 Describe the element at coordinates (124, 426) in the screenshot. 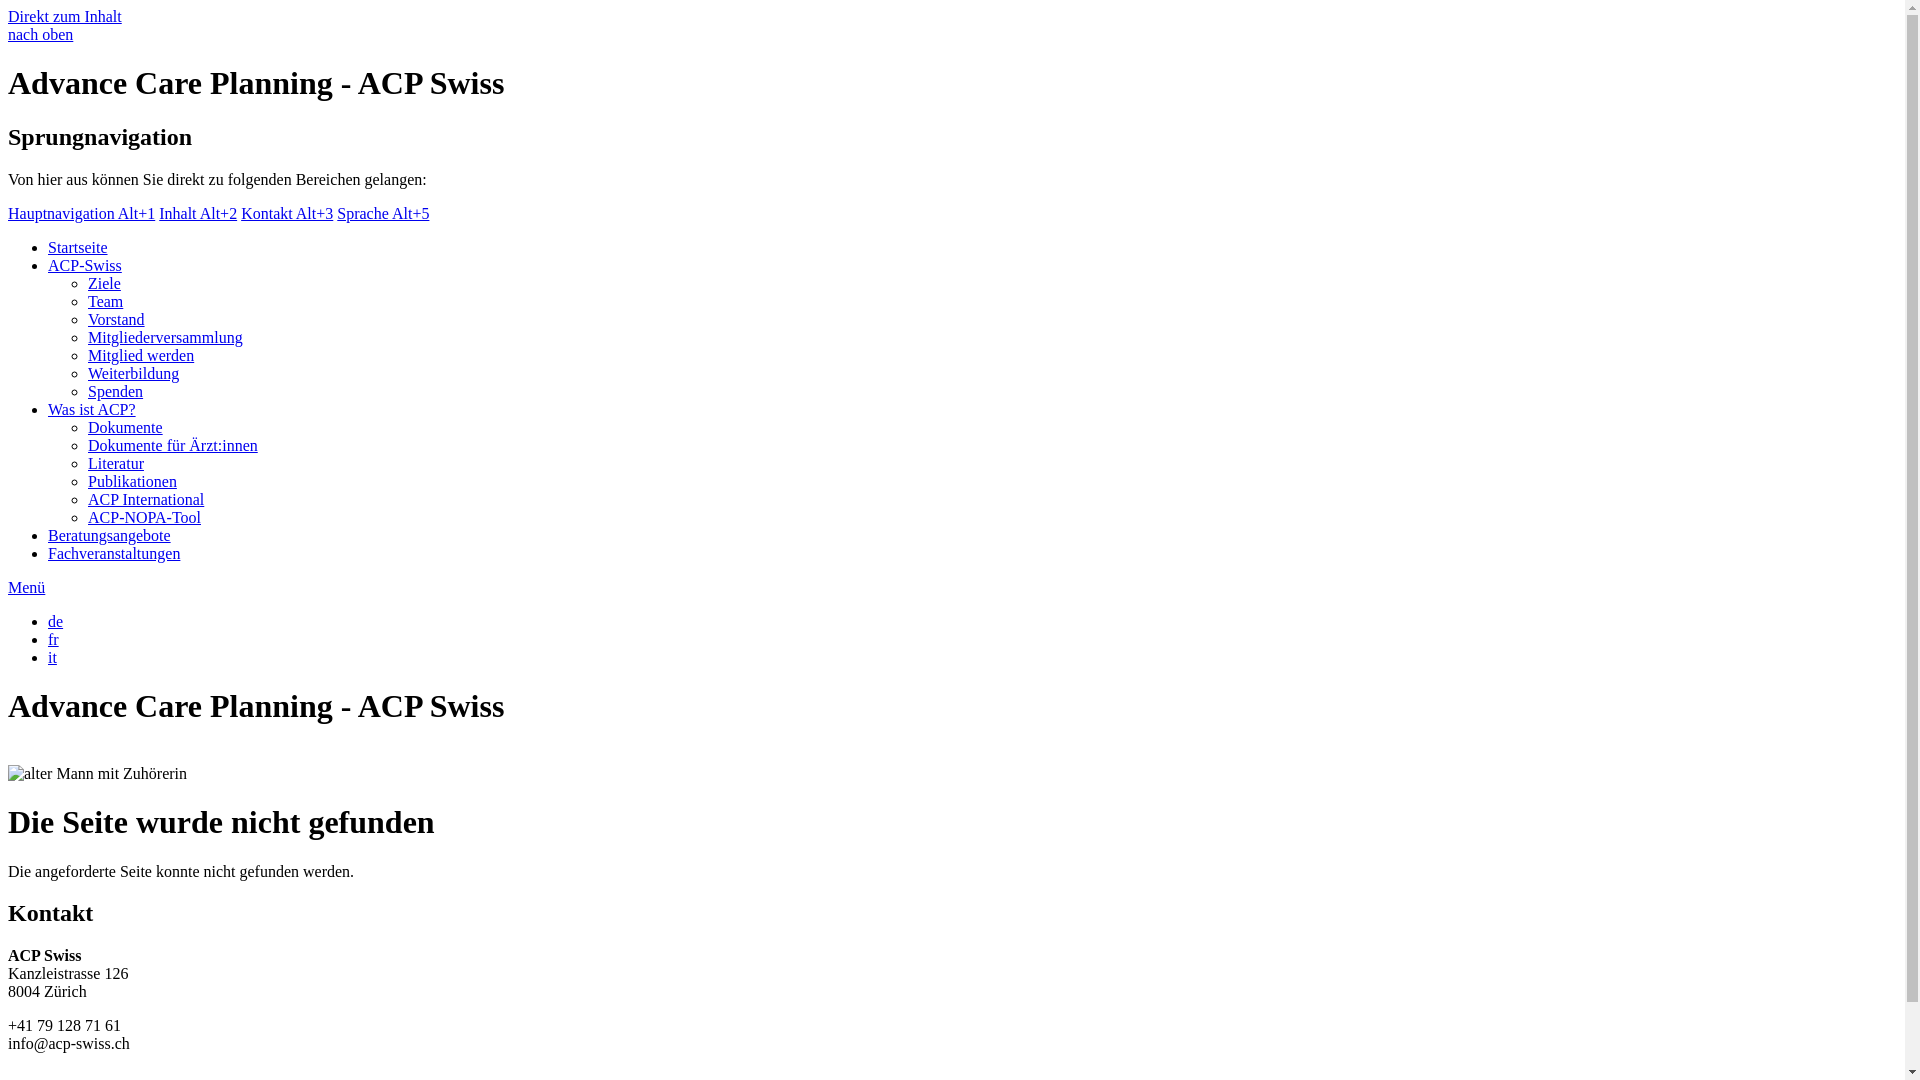

I see `'Dokumente'` at that location.